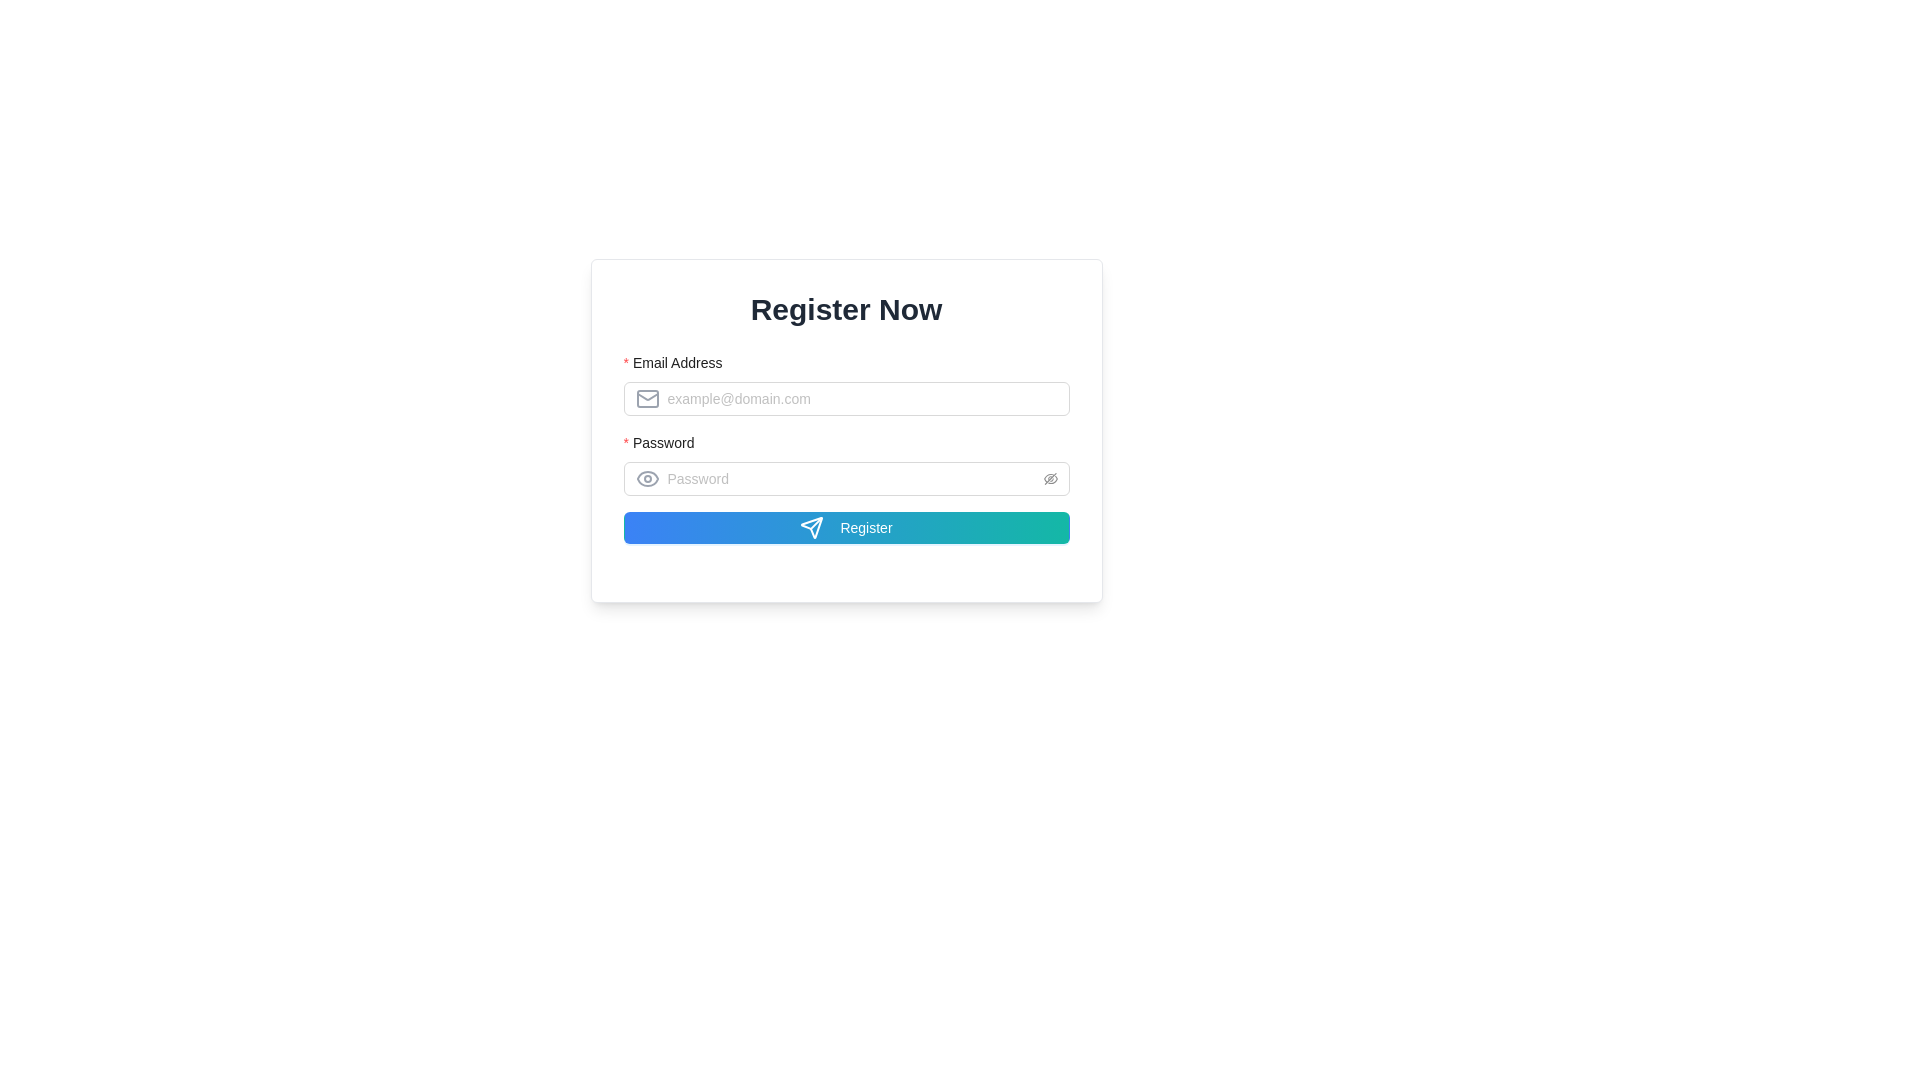 The height and width of the screenshot is (1080, 1920). What do you see at coordinates (647, 478) in the screenshot?
I see `the eye icon located on the right side of the password field within the registration form to trigger the tooltip or effect` at bounding box center [647, 478].